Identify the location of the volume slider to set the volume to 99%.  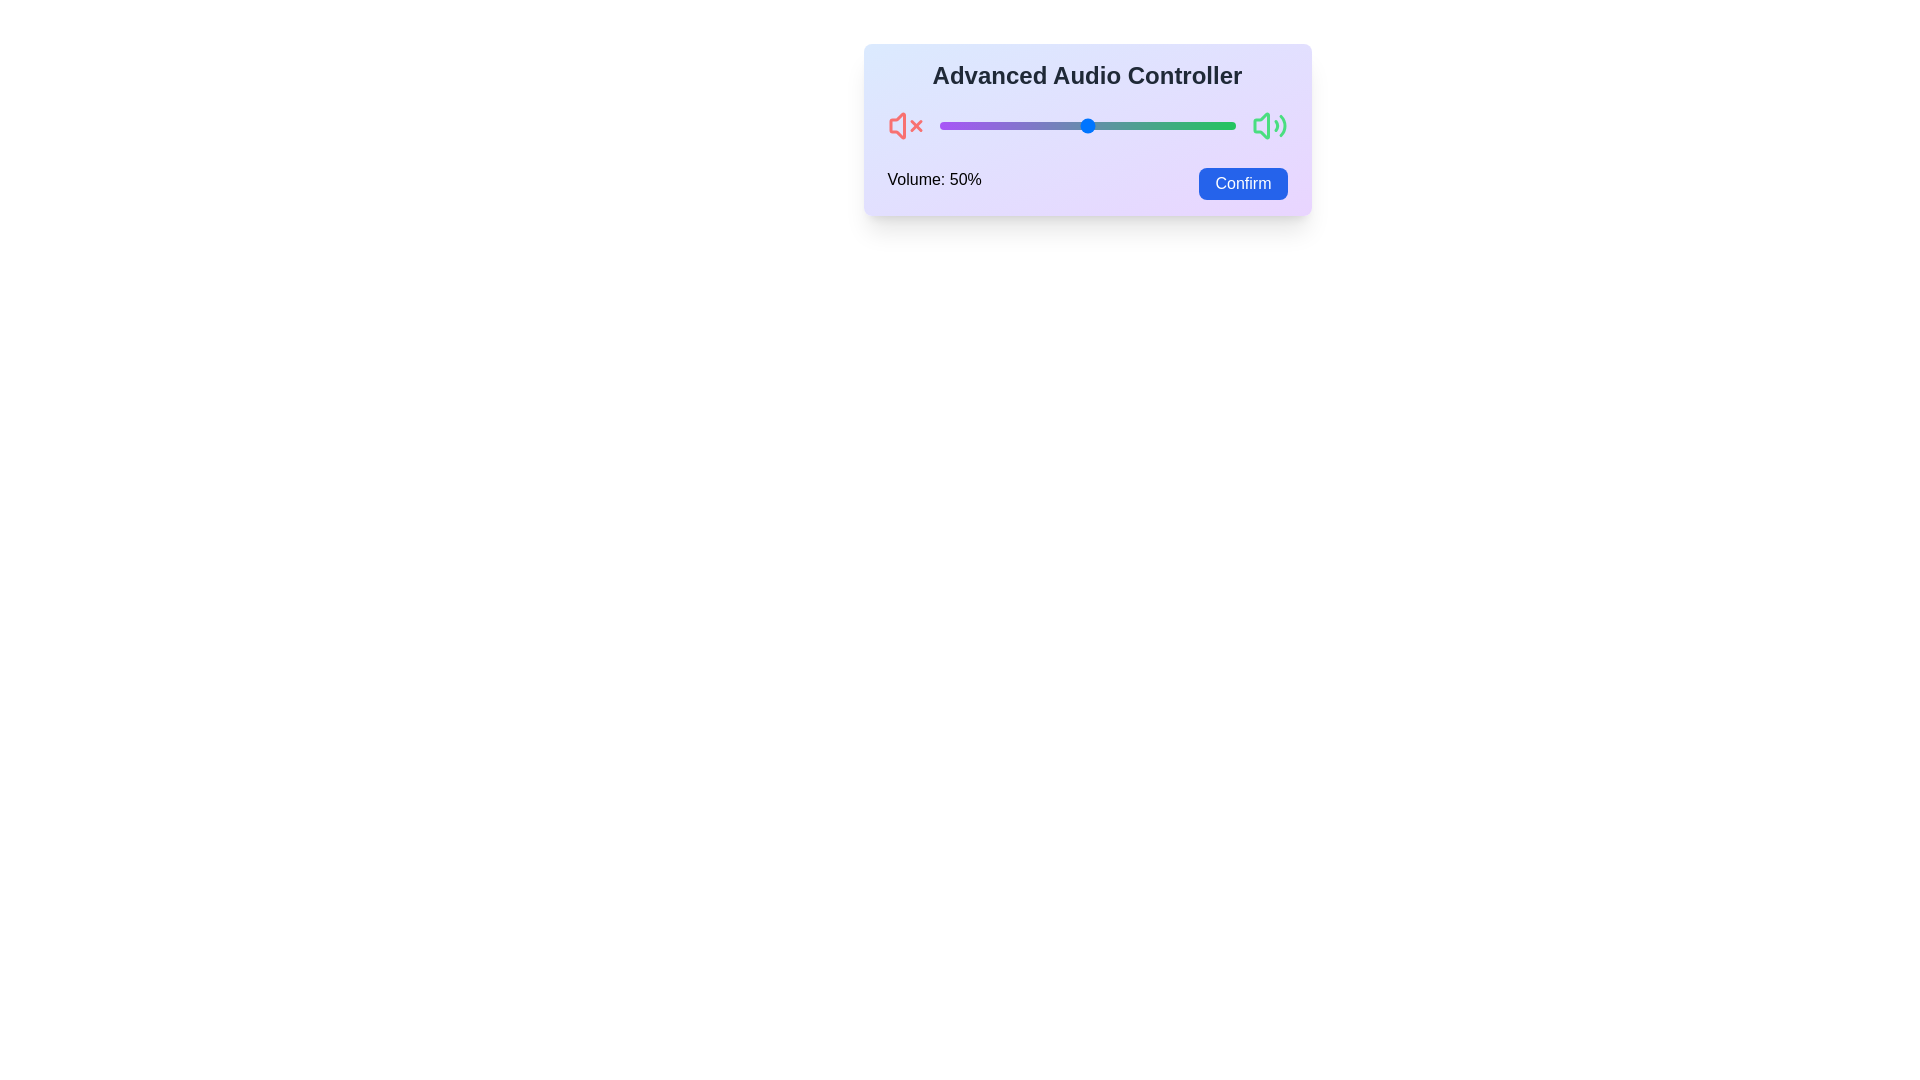
(1231, 126).